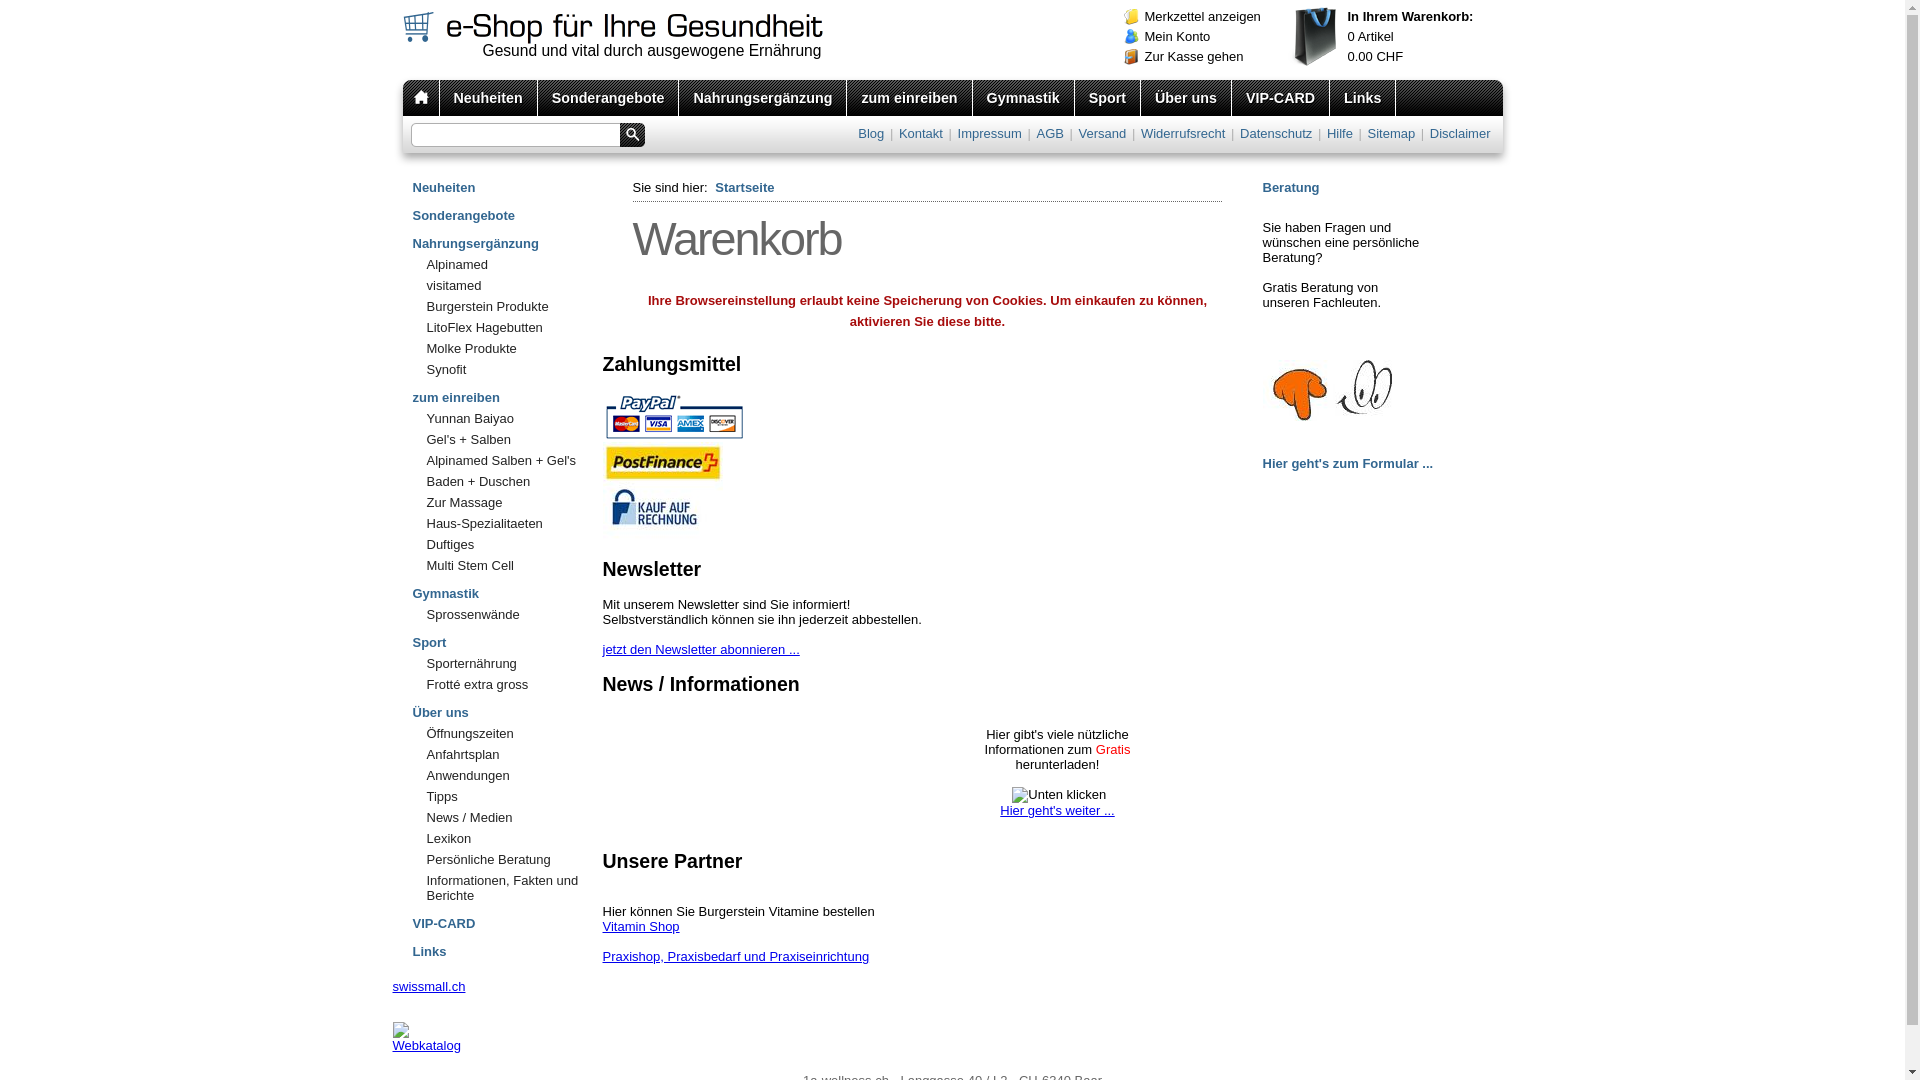 The width and height of the screenshot is (1920, 1080). Describe the element at coordinates (1324, 133) in the screenshot. I see `'Hilfe'` at that location.